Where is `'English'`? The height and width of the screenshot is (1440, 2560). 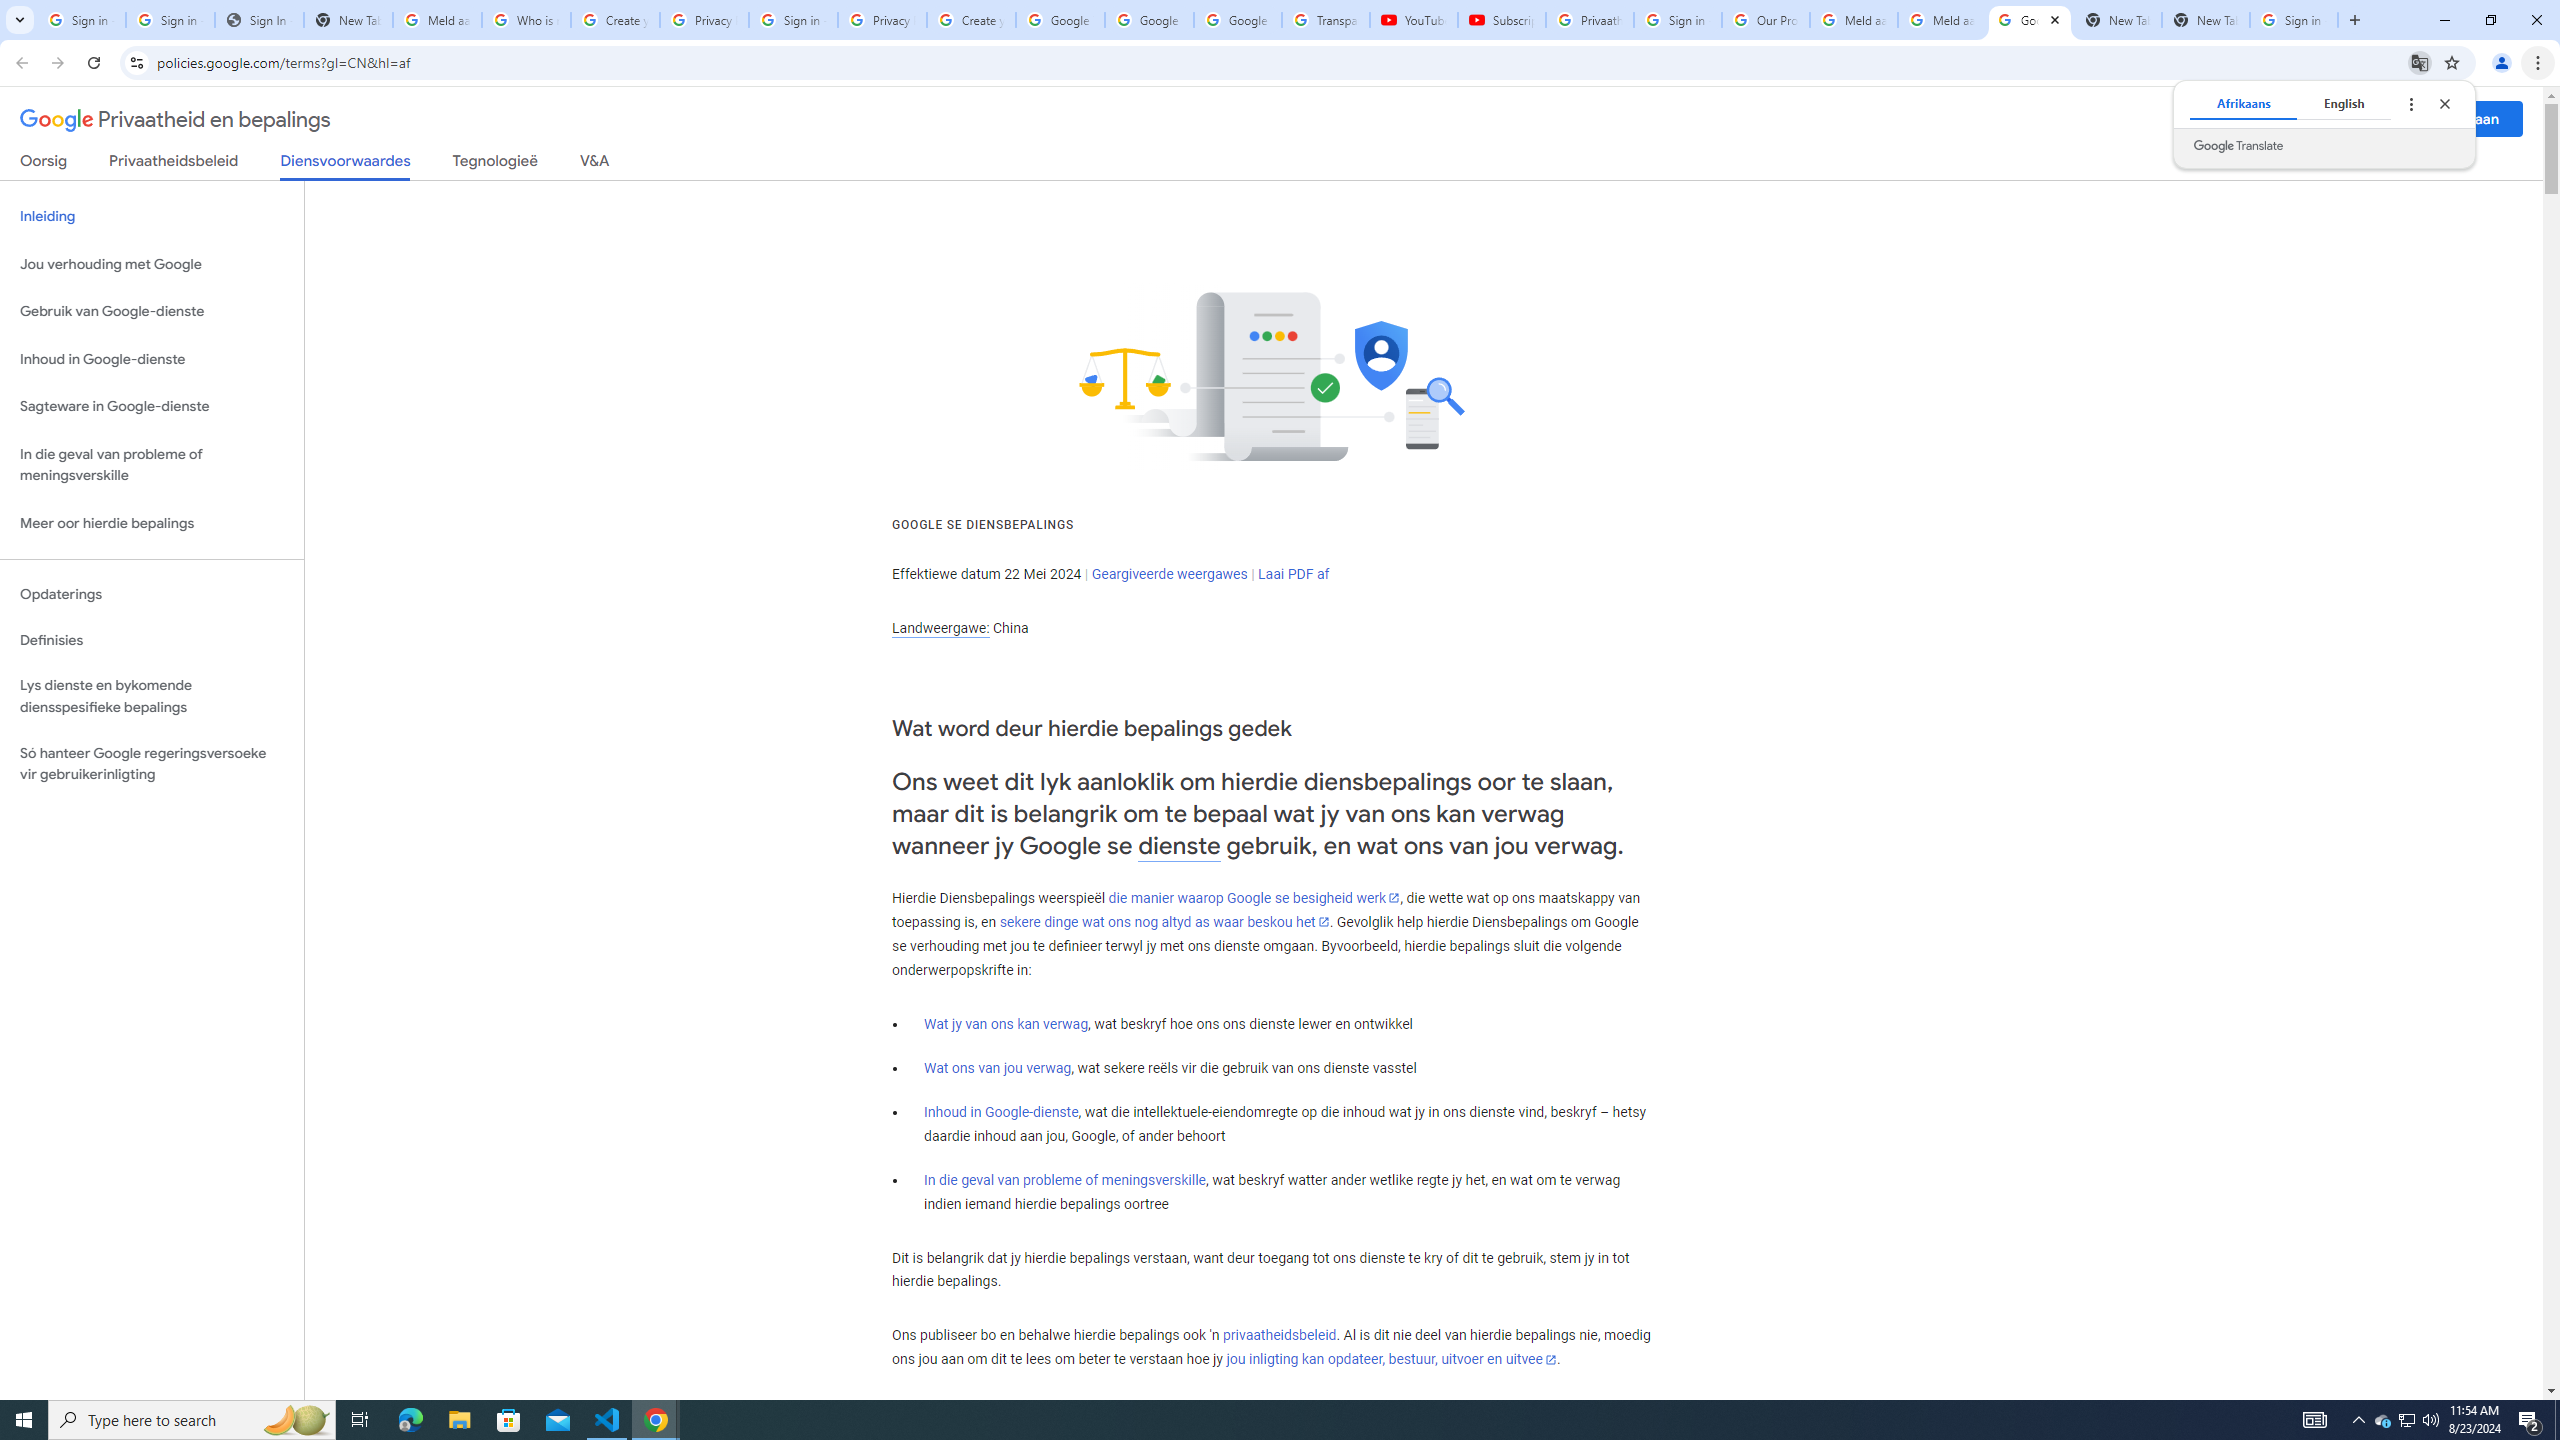
'English' is located at coordinates (2343, 103).